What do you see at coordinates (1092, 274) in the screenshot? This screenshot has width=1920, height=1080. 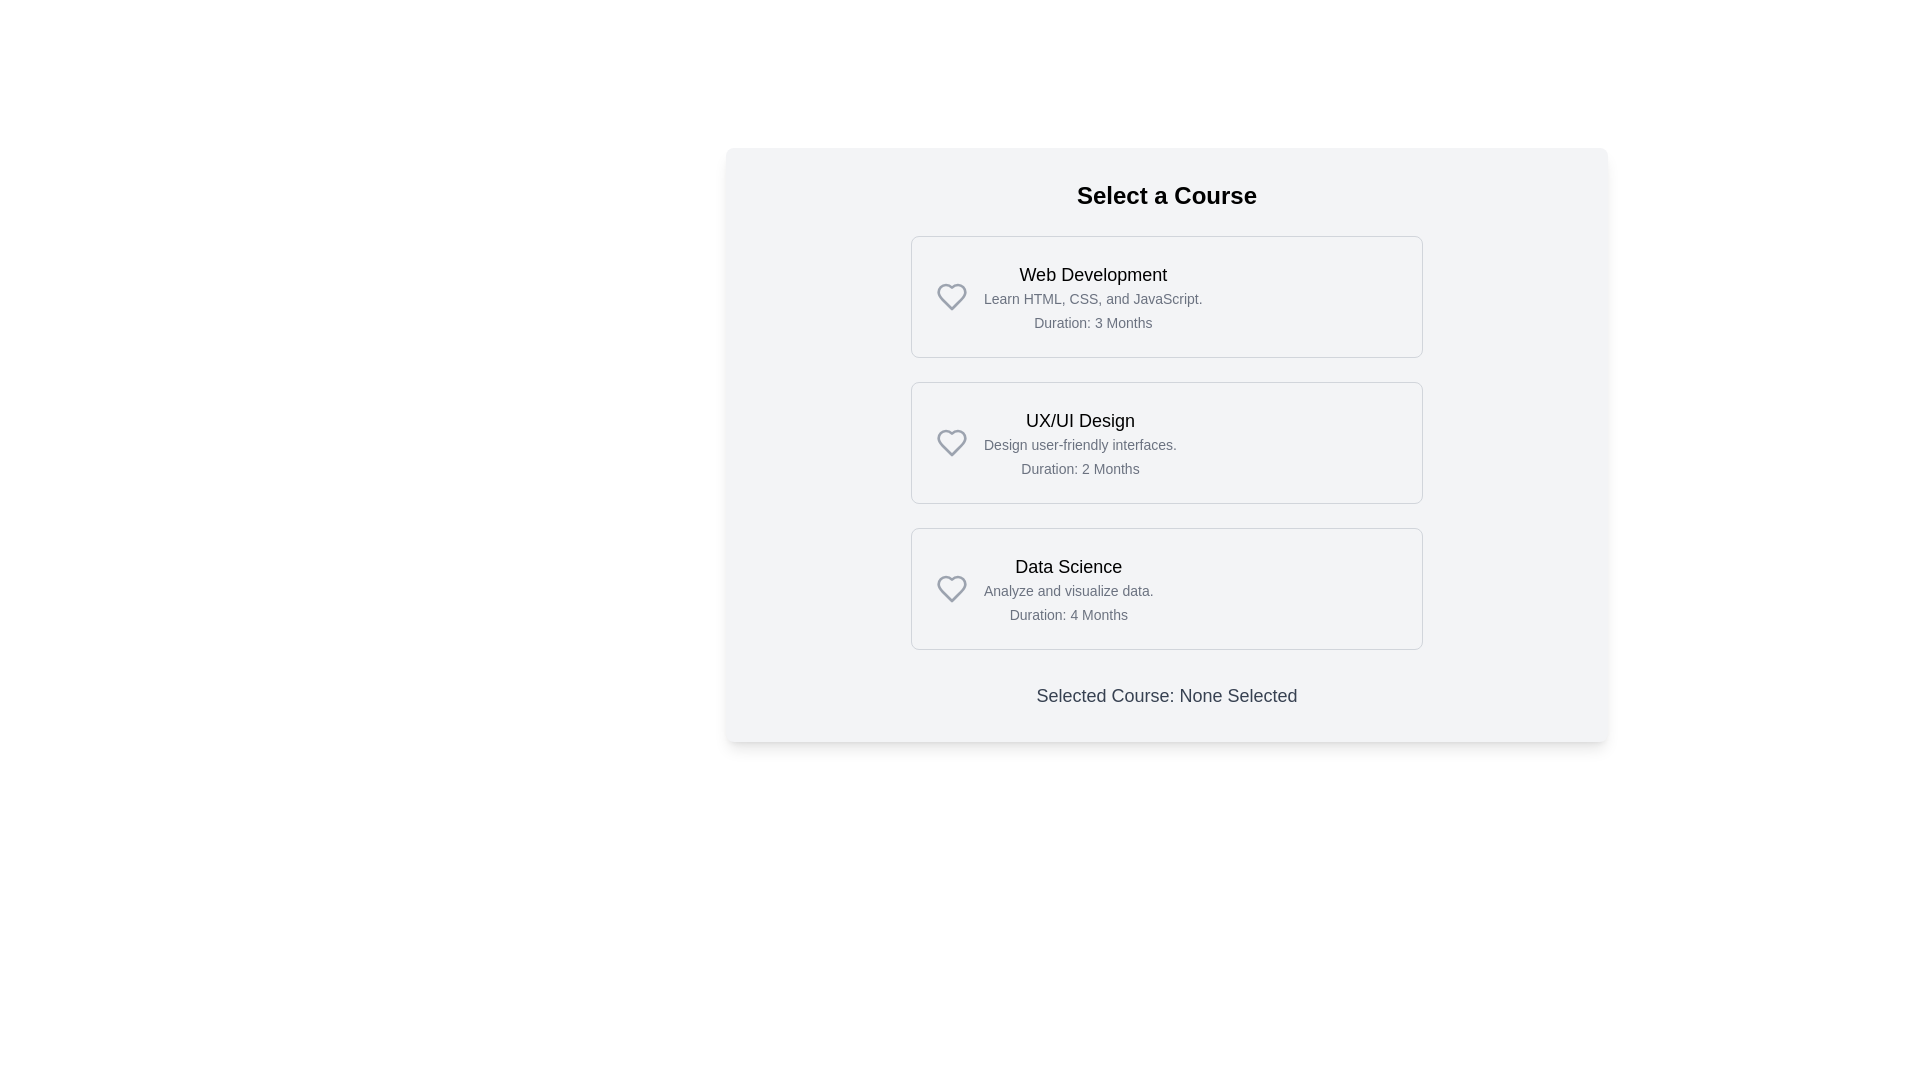 I see `the Text Label that serves as the title for the 'Web Development' course, positioned at the upper part of the course list` at bounding box center [1092, 274].